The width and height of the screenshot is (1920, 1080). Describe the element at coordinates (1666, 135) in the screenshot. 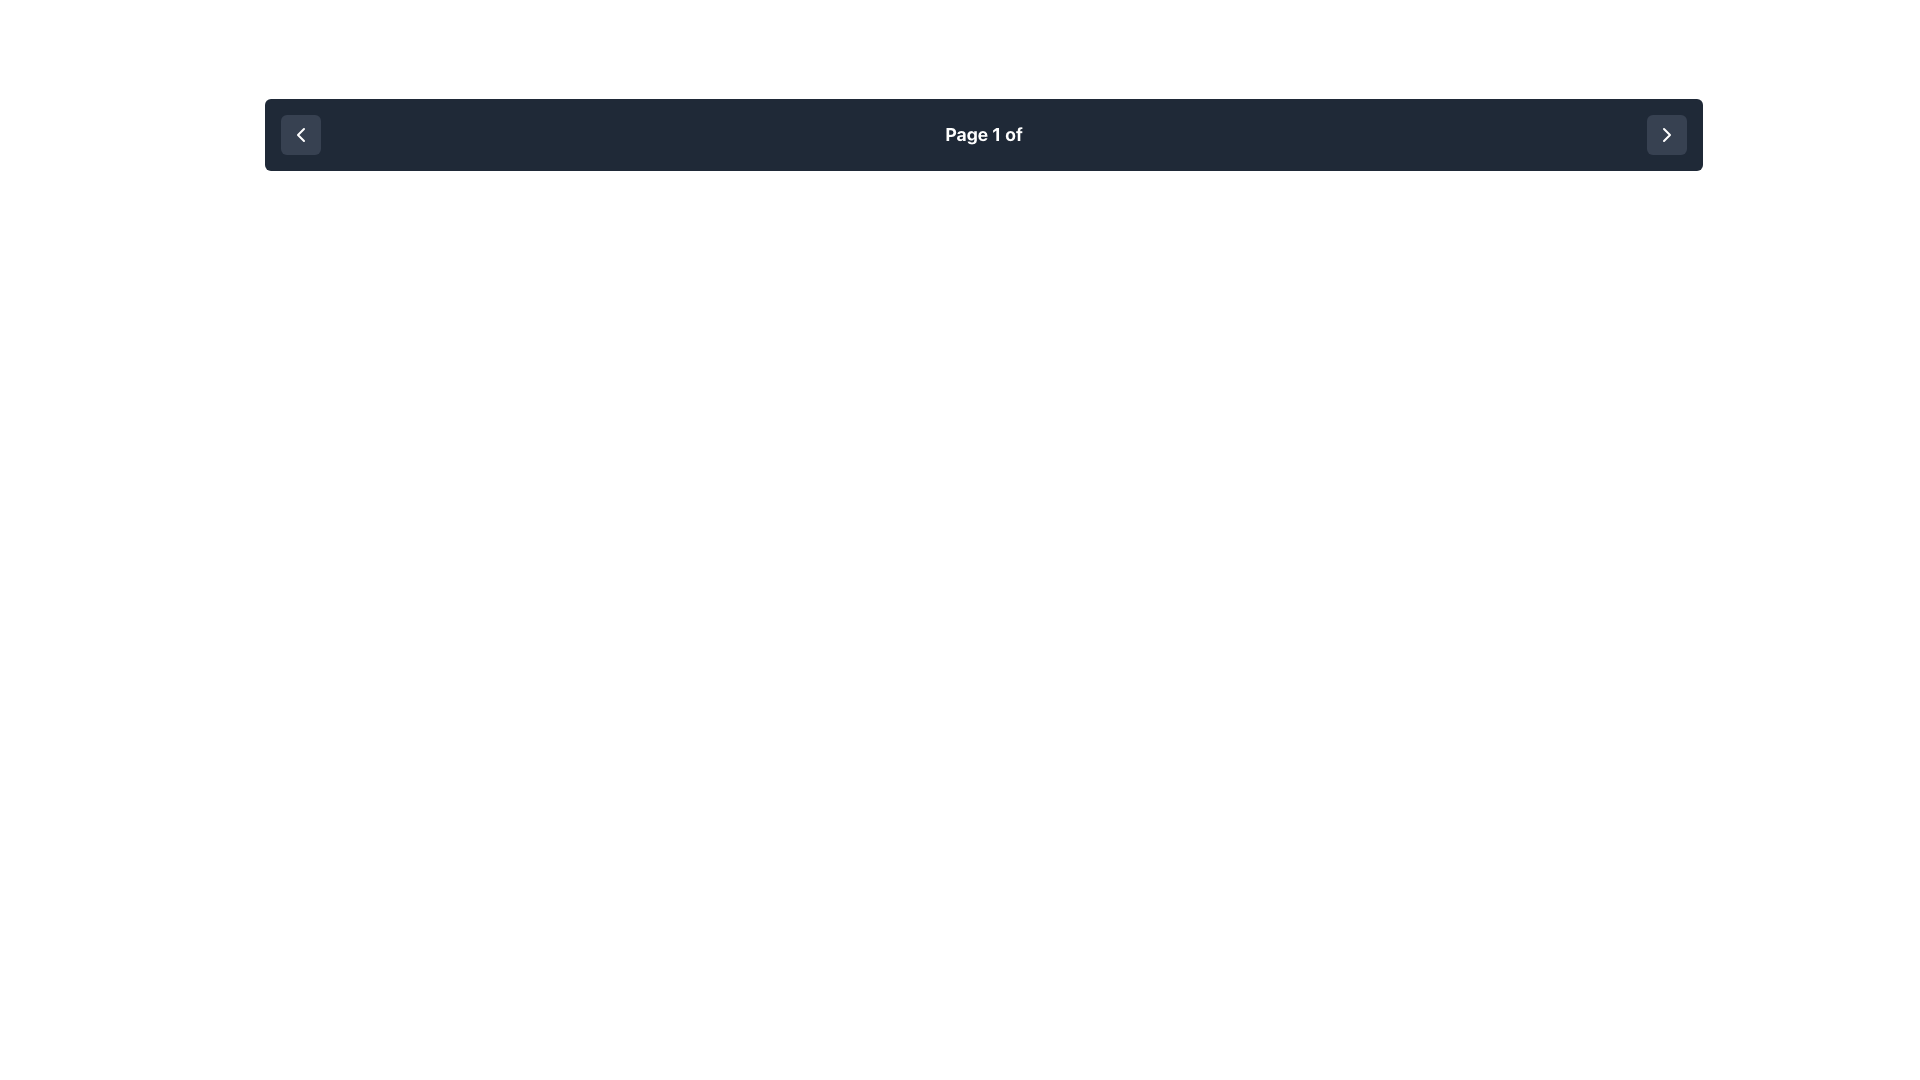

I see `the 'next' button located at the far-right of the header layout` at that location.